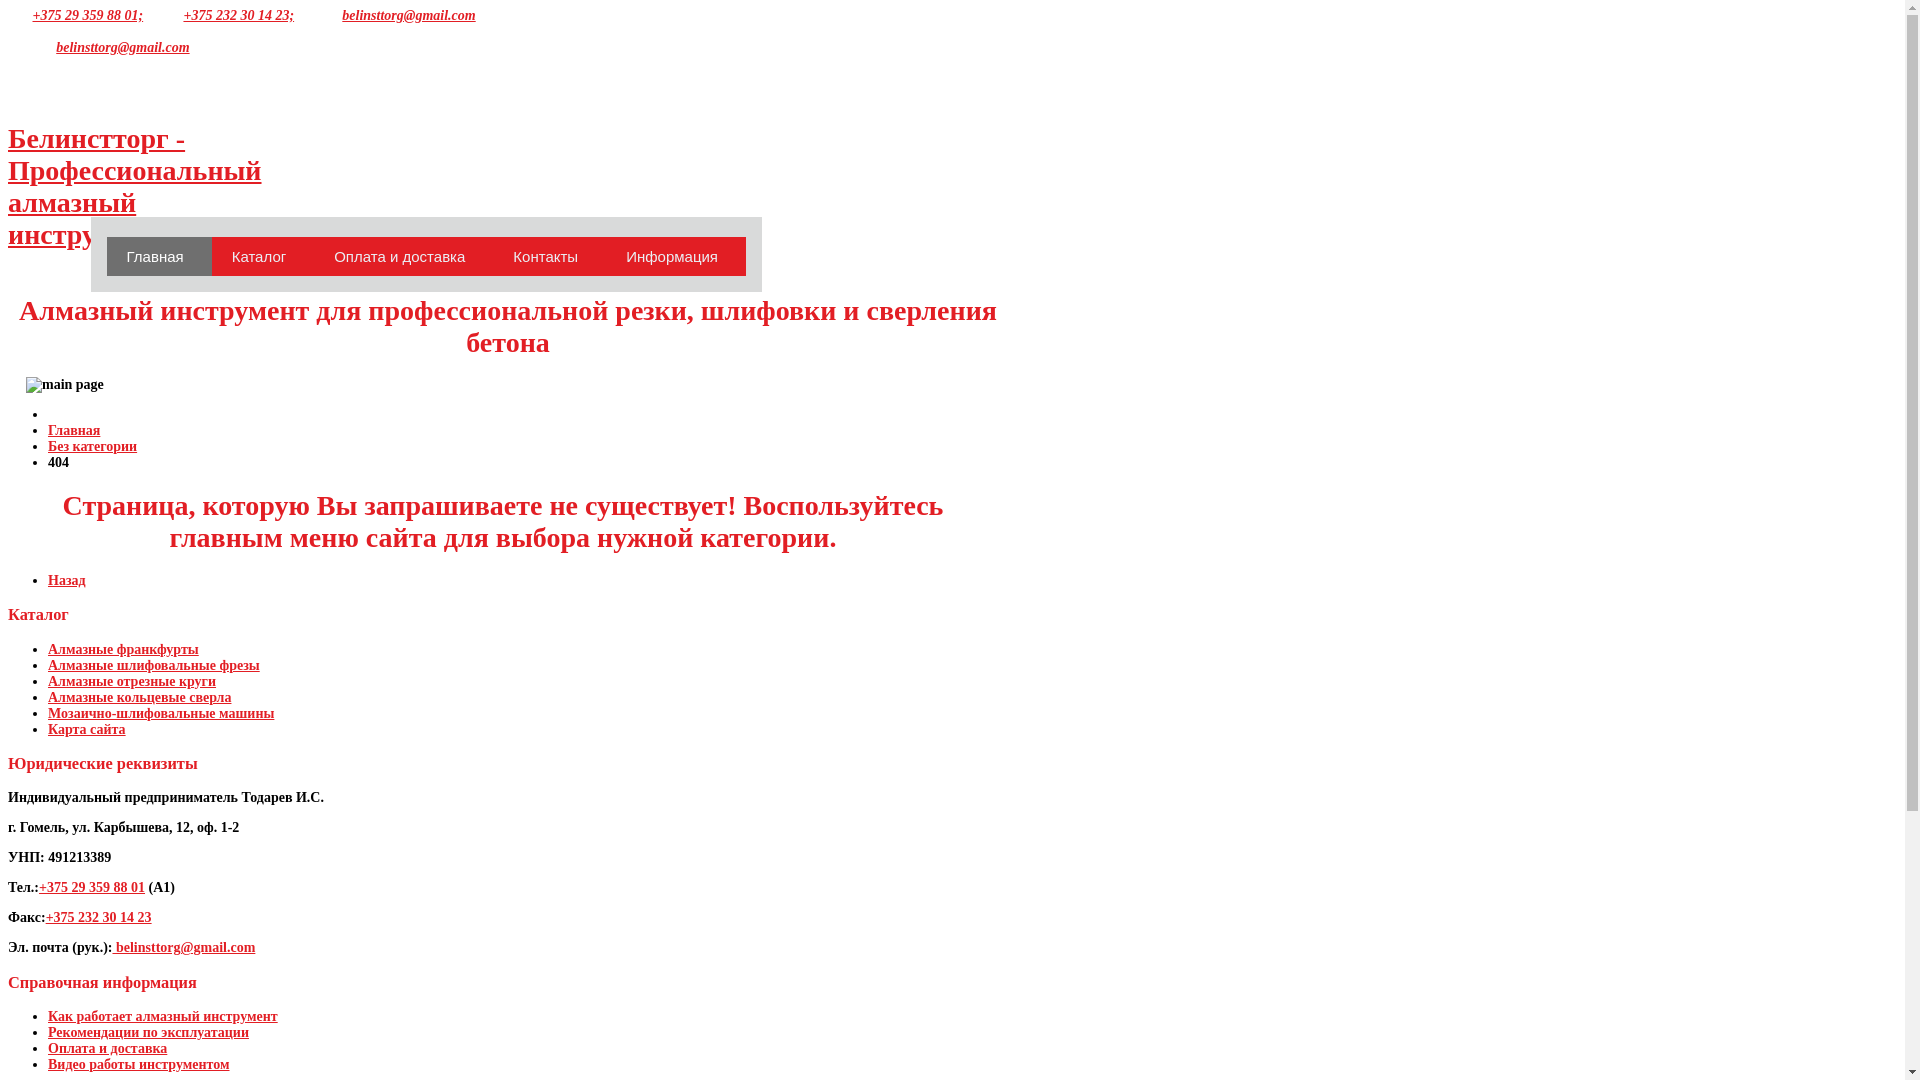 This screenshot has width=1920, height=1080. I want to click on '+375 29 359 88 01;', so click(86, 15).